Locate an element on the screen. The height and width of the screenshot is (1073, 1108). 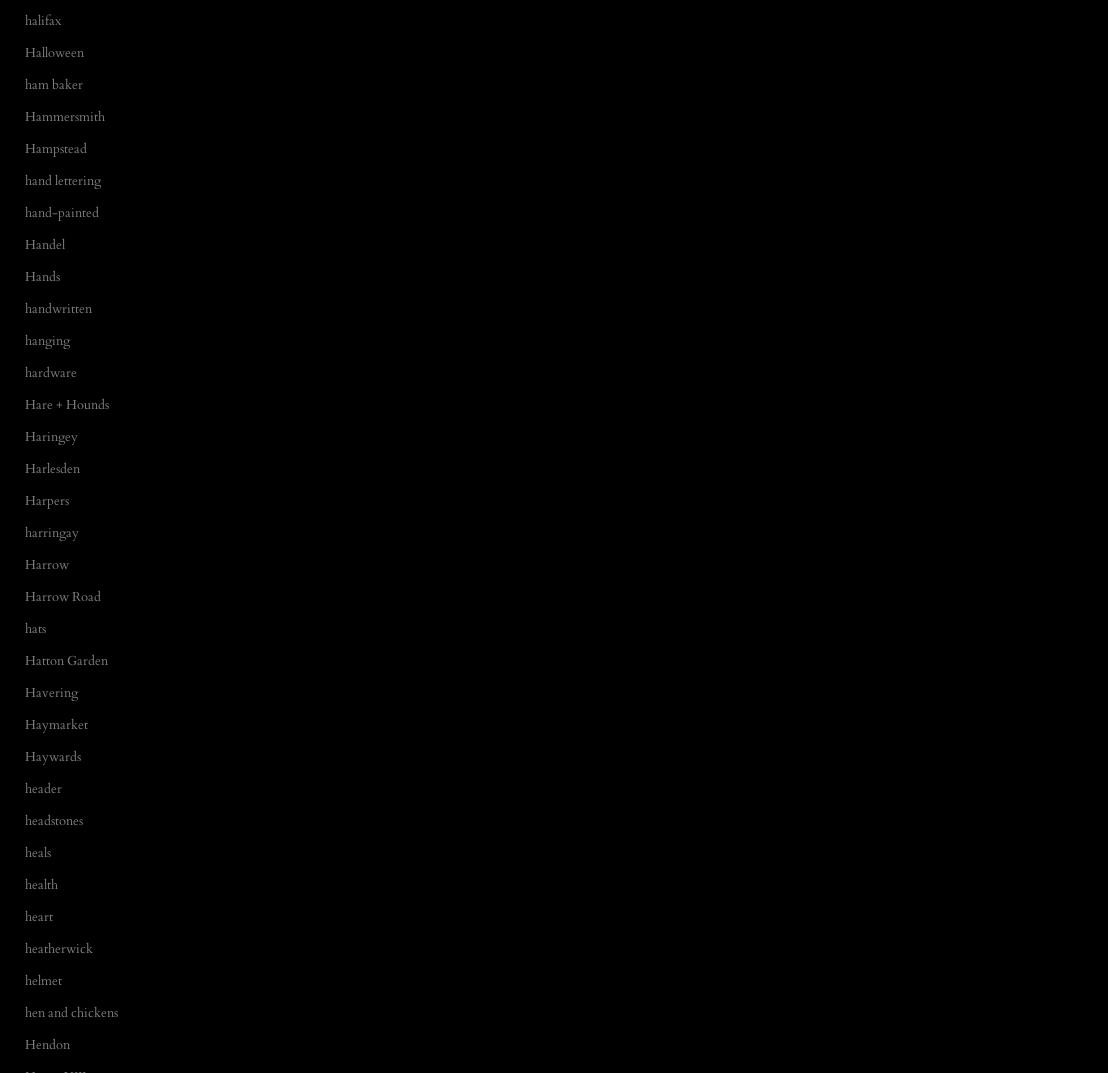
'heatherwick' is located at coordinates (57, 947).